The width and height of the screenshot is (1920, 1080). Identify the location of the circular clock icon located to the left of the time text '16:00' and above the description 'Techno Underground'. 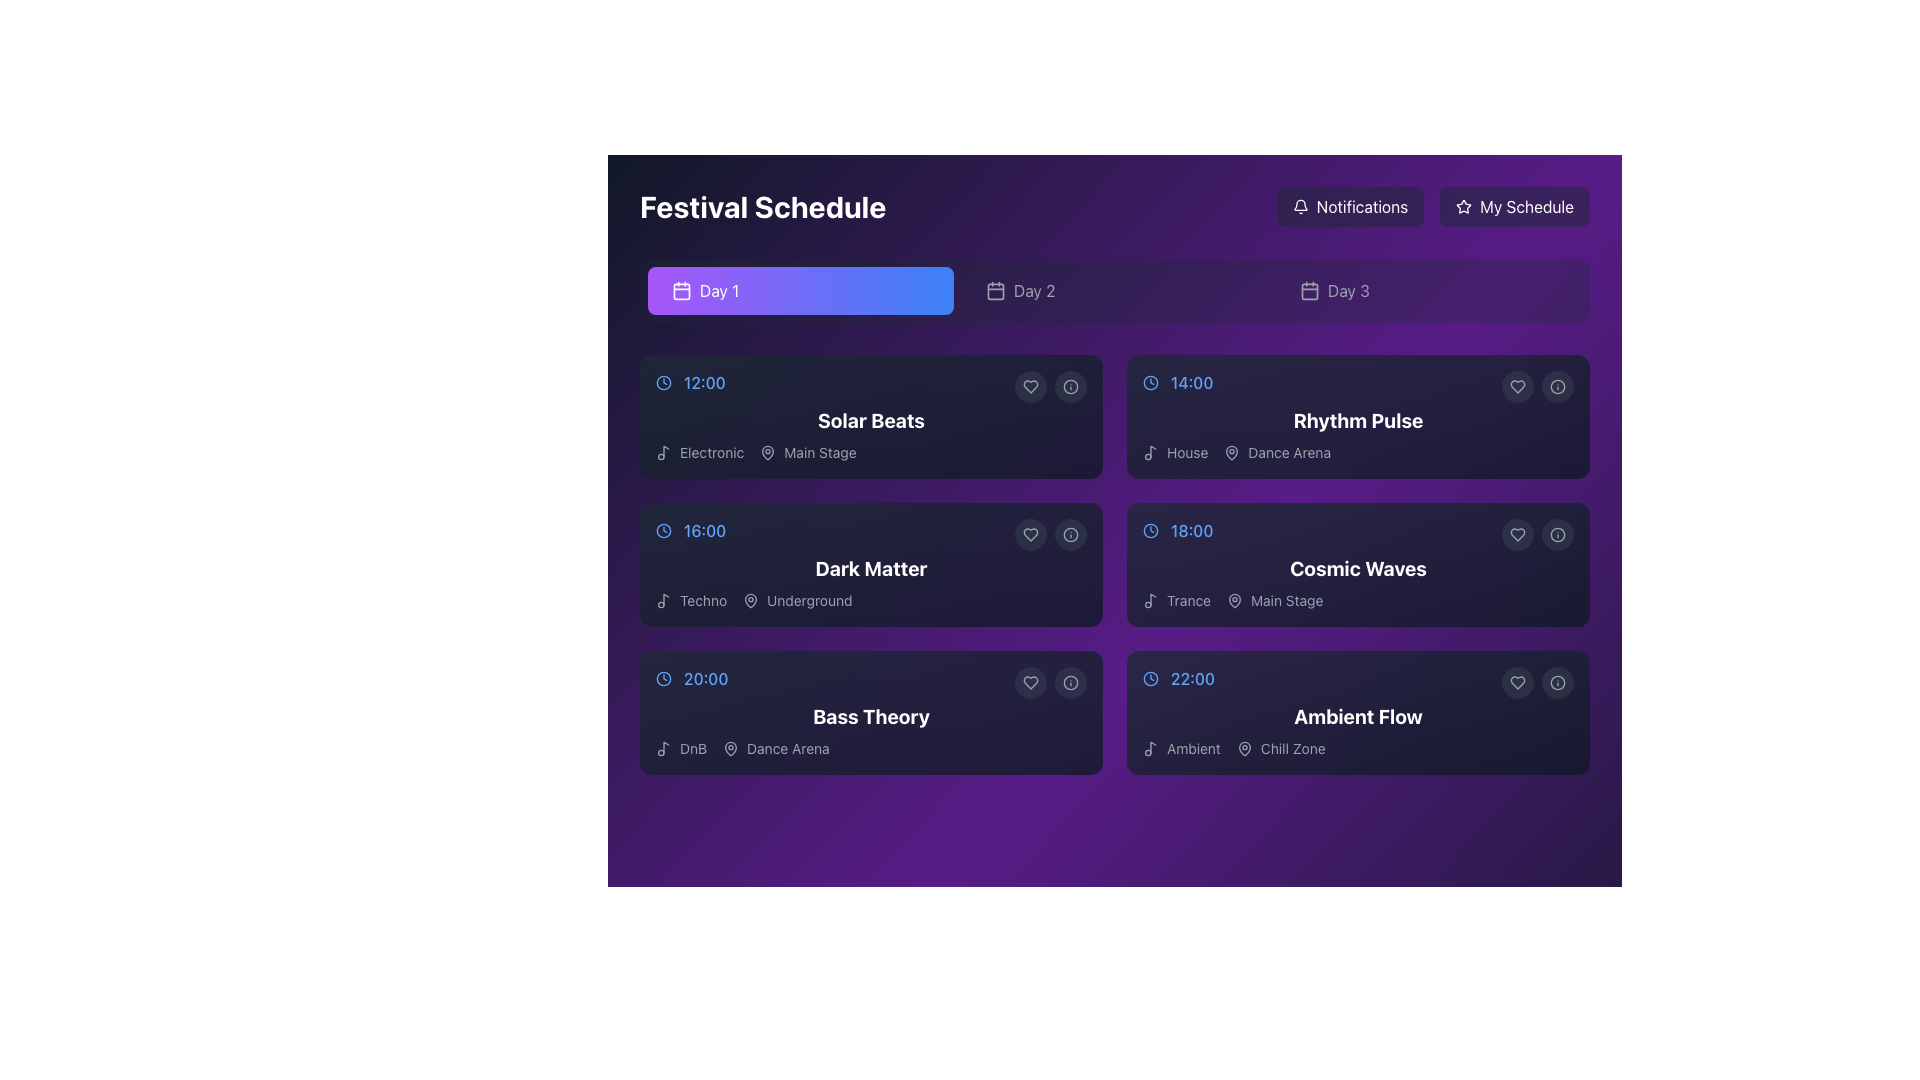
(663, 530).